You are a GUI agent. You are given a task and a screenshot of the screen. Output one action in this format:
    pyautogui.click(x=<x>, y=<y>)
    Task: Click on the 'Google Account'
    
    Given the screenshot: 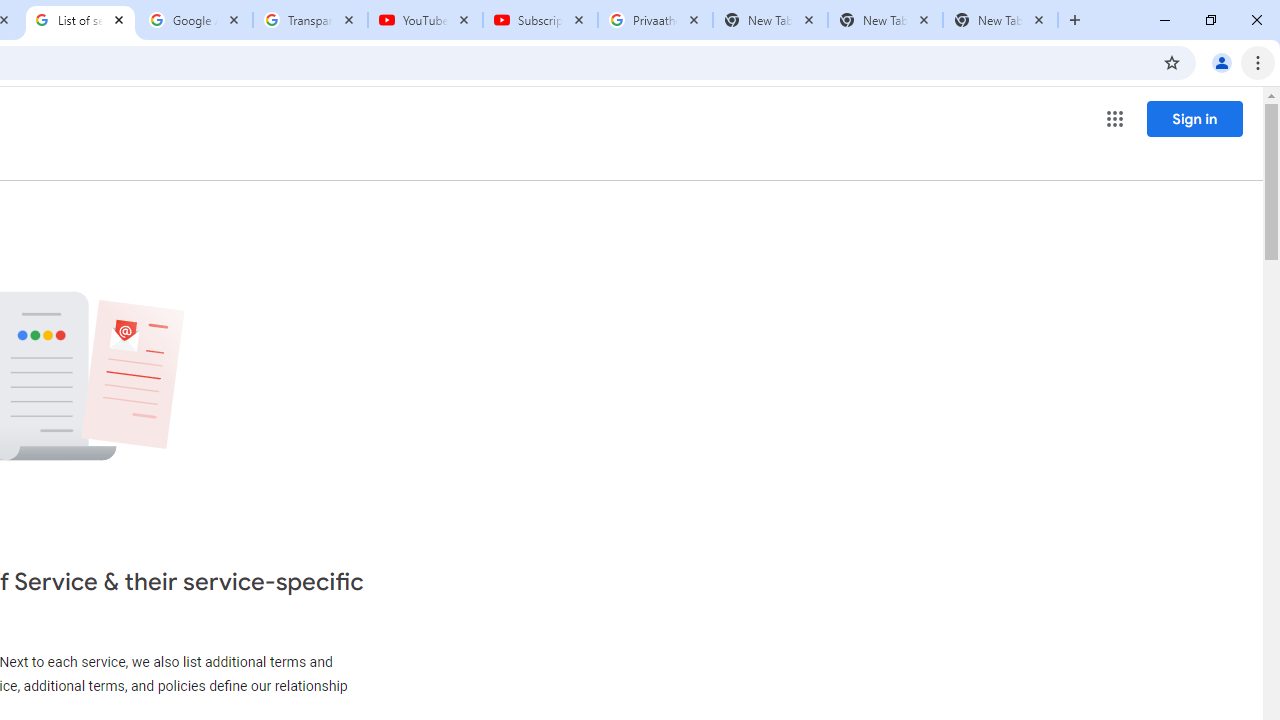 What is the action you would take?
    pyautogui.click(x=195, y=20)
    